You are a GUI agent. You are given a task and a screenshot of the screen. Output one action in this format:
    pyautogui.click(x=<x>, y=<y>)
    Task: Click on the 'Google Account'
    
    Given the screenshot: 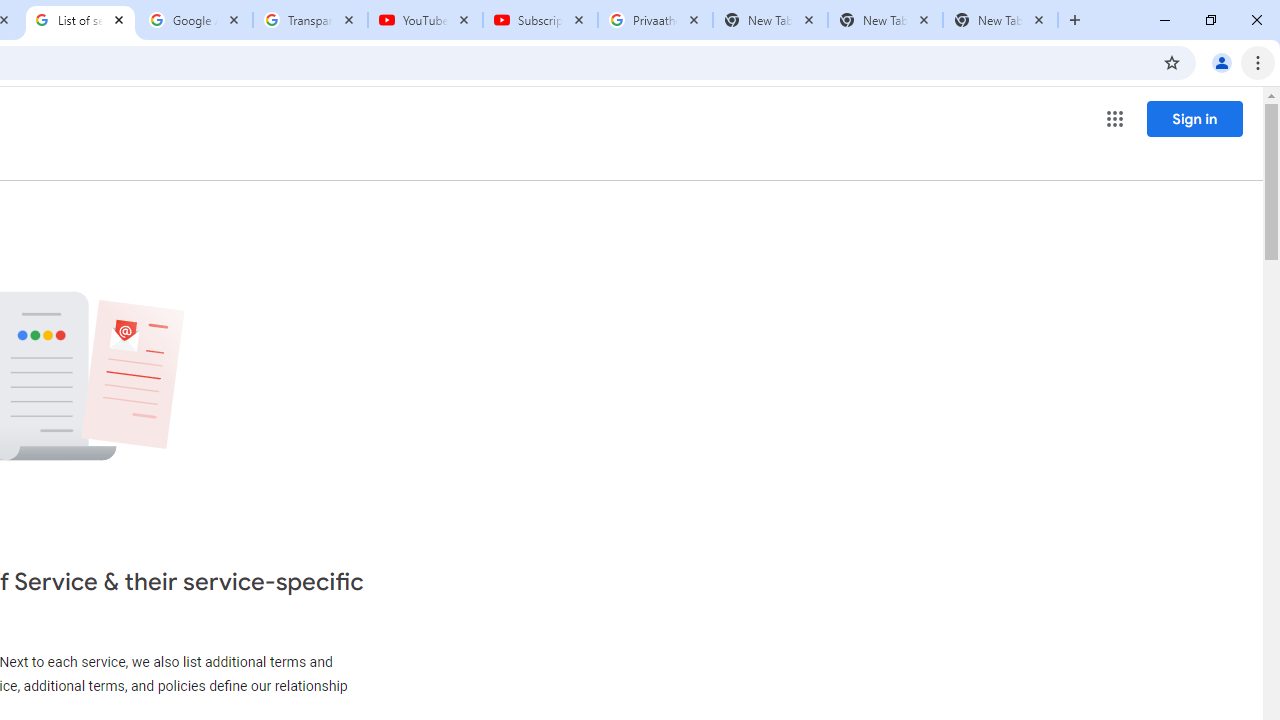 What is the action you would take?
    pyautogui.click(x=195, y=20)
    